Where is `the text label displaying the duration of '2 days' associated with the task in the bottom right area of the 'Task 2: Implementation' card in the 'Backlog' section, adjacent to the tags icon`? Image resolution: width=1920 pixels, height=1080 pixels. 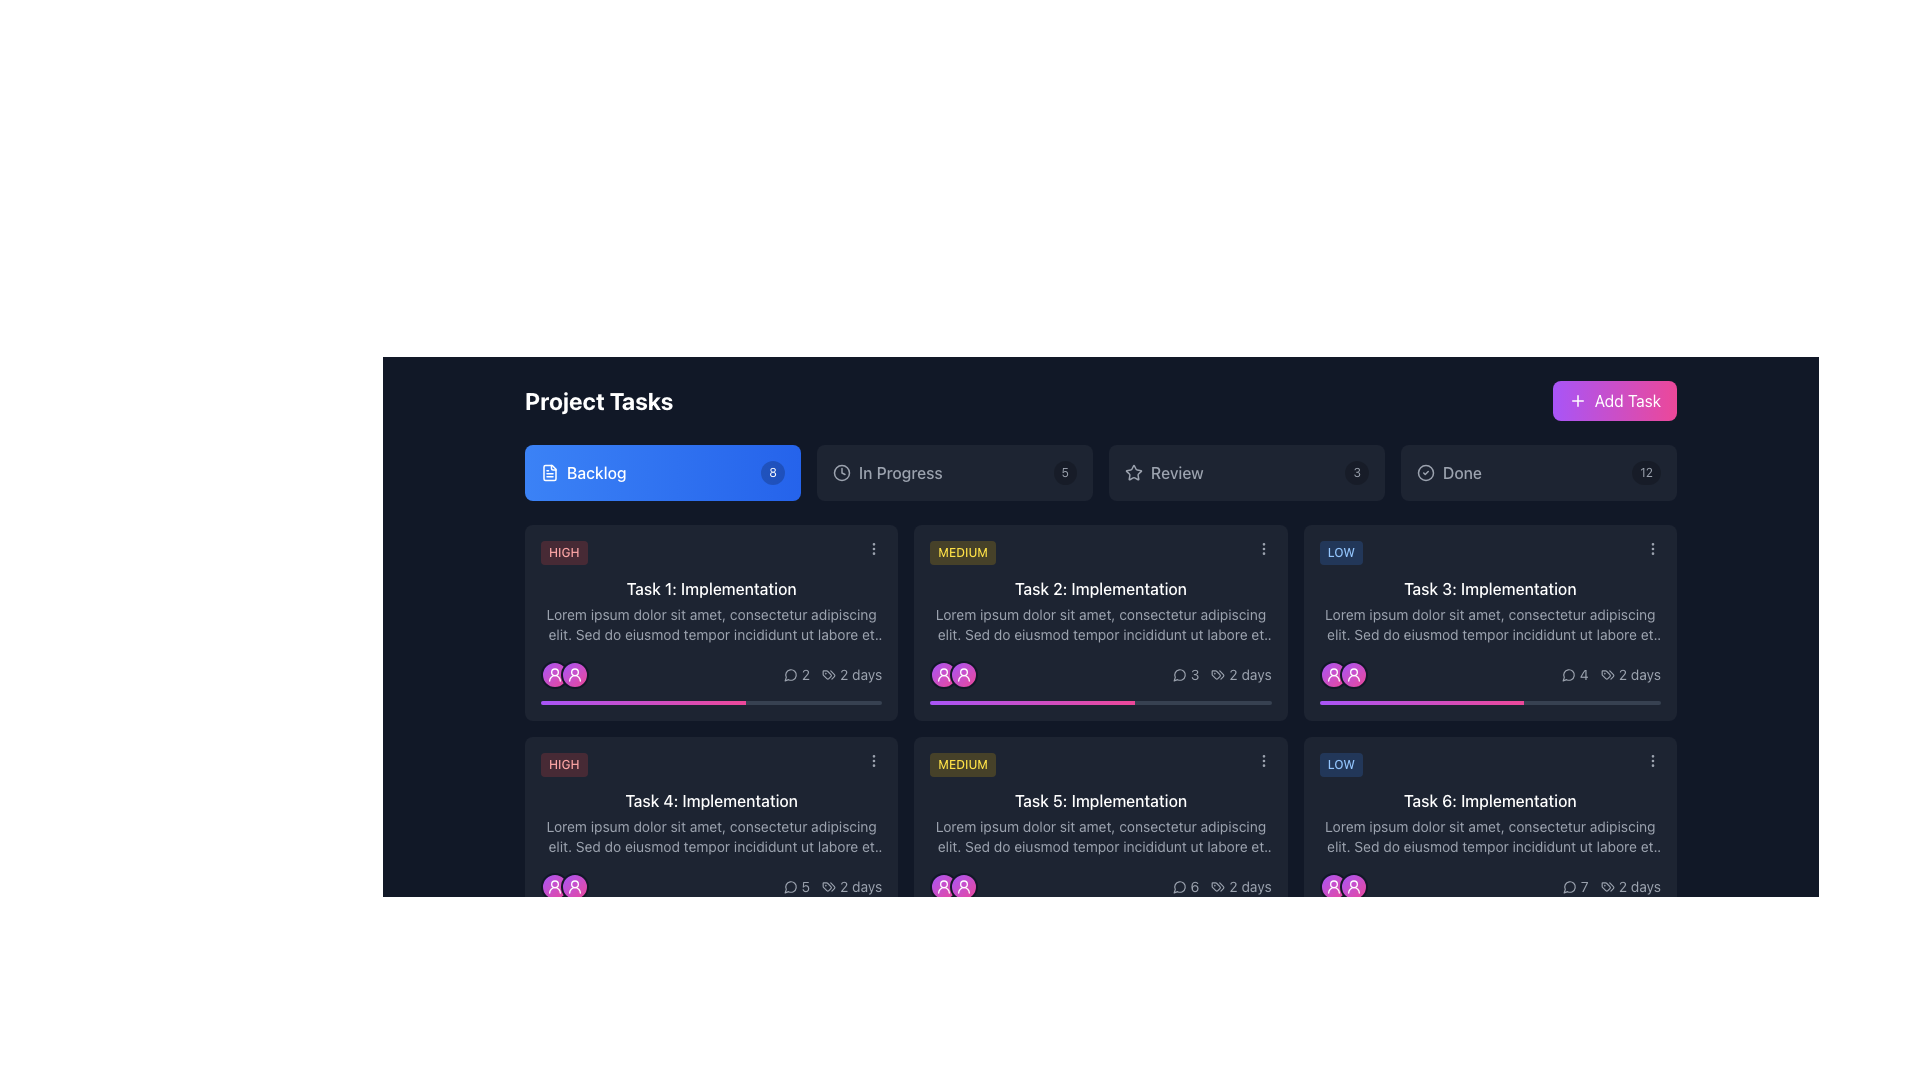
the text label displaying the duration of '2 days' associated with the task in the bottom right area of the 'Task 2: Implementation' card in the 'Backlog' section, adjacent to the tags icon is located at coordinates (1221, 675).